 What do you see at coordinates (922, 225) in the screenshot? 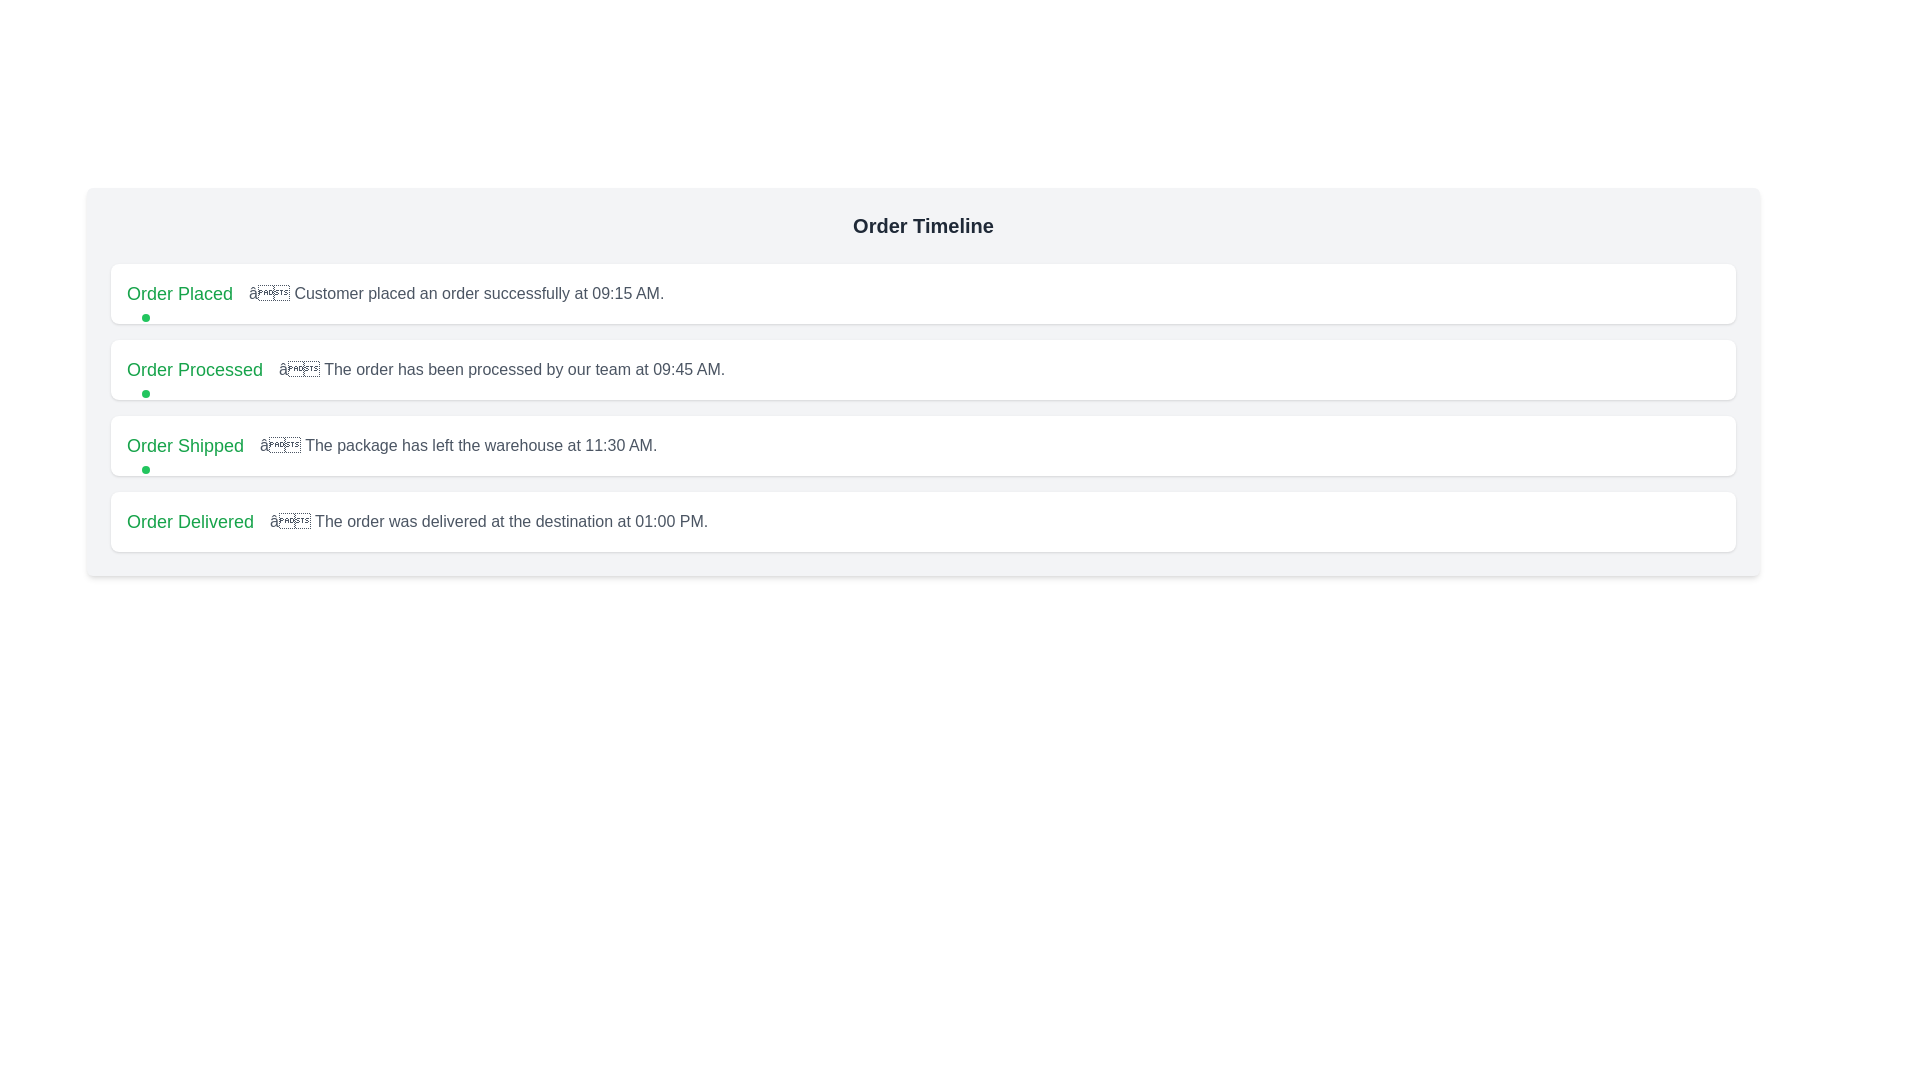
I see `the bold and centered header text 'Order Timeline' which is styled with a large font and located at the top of the order timeline panel` at bounding box center [922, 225].